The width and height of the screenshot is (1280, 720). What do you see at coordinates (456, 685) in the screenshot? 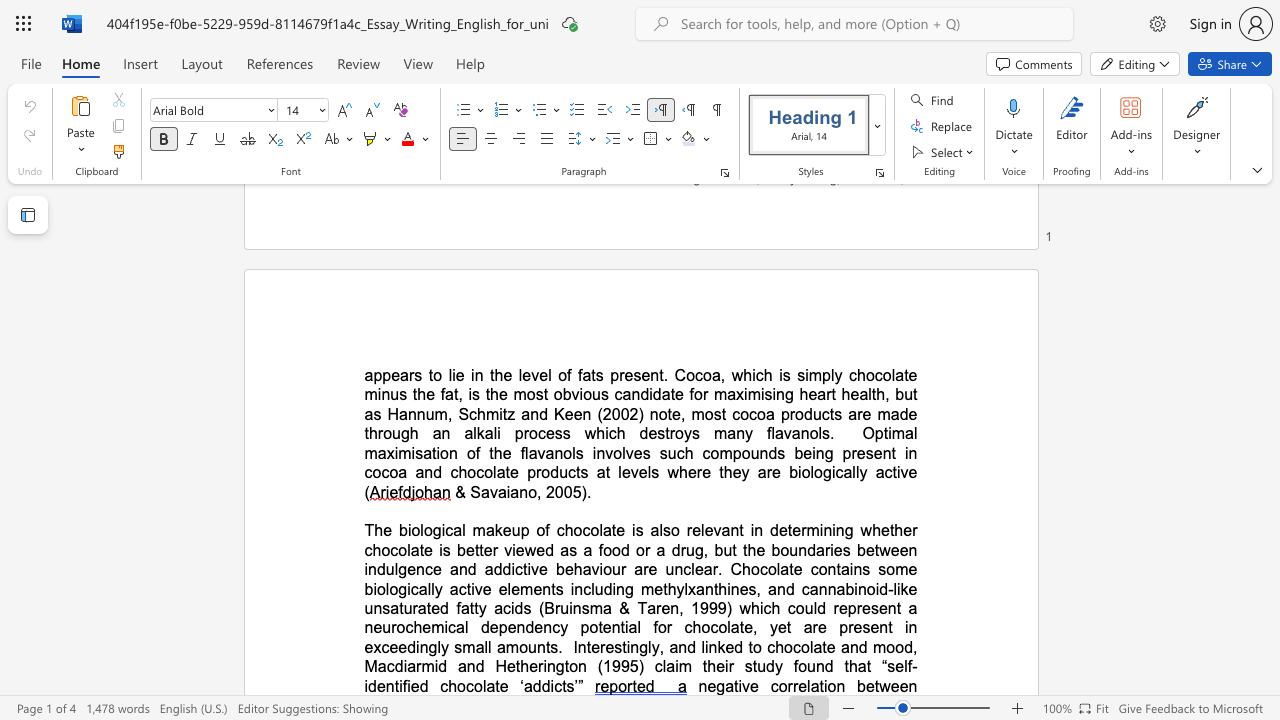
I see `the subset text "ocolate ‘a" within the text "mood, Macdiarmid and Hetherington (1995) claim their study found that “self-identified chocolate ‘addicts’”"` at bounding box center [456, 685].